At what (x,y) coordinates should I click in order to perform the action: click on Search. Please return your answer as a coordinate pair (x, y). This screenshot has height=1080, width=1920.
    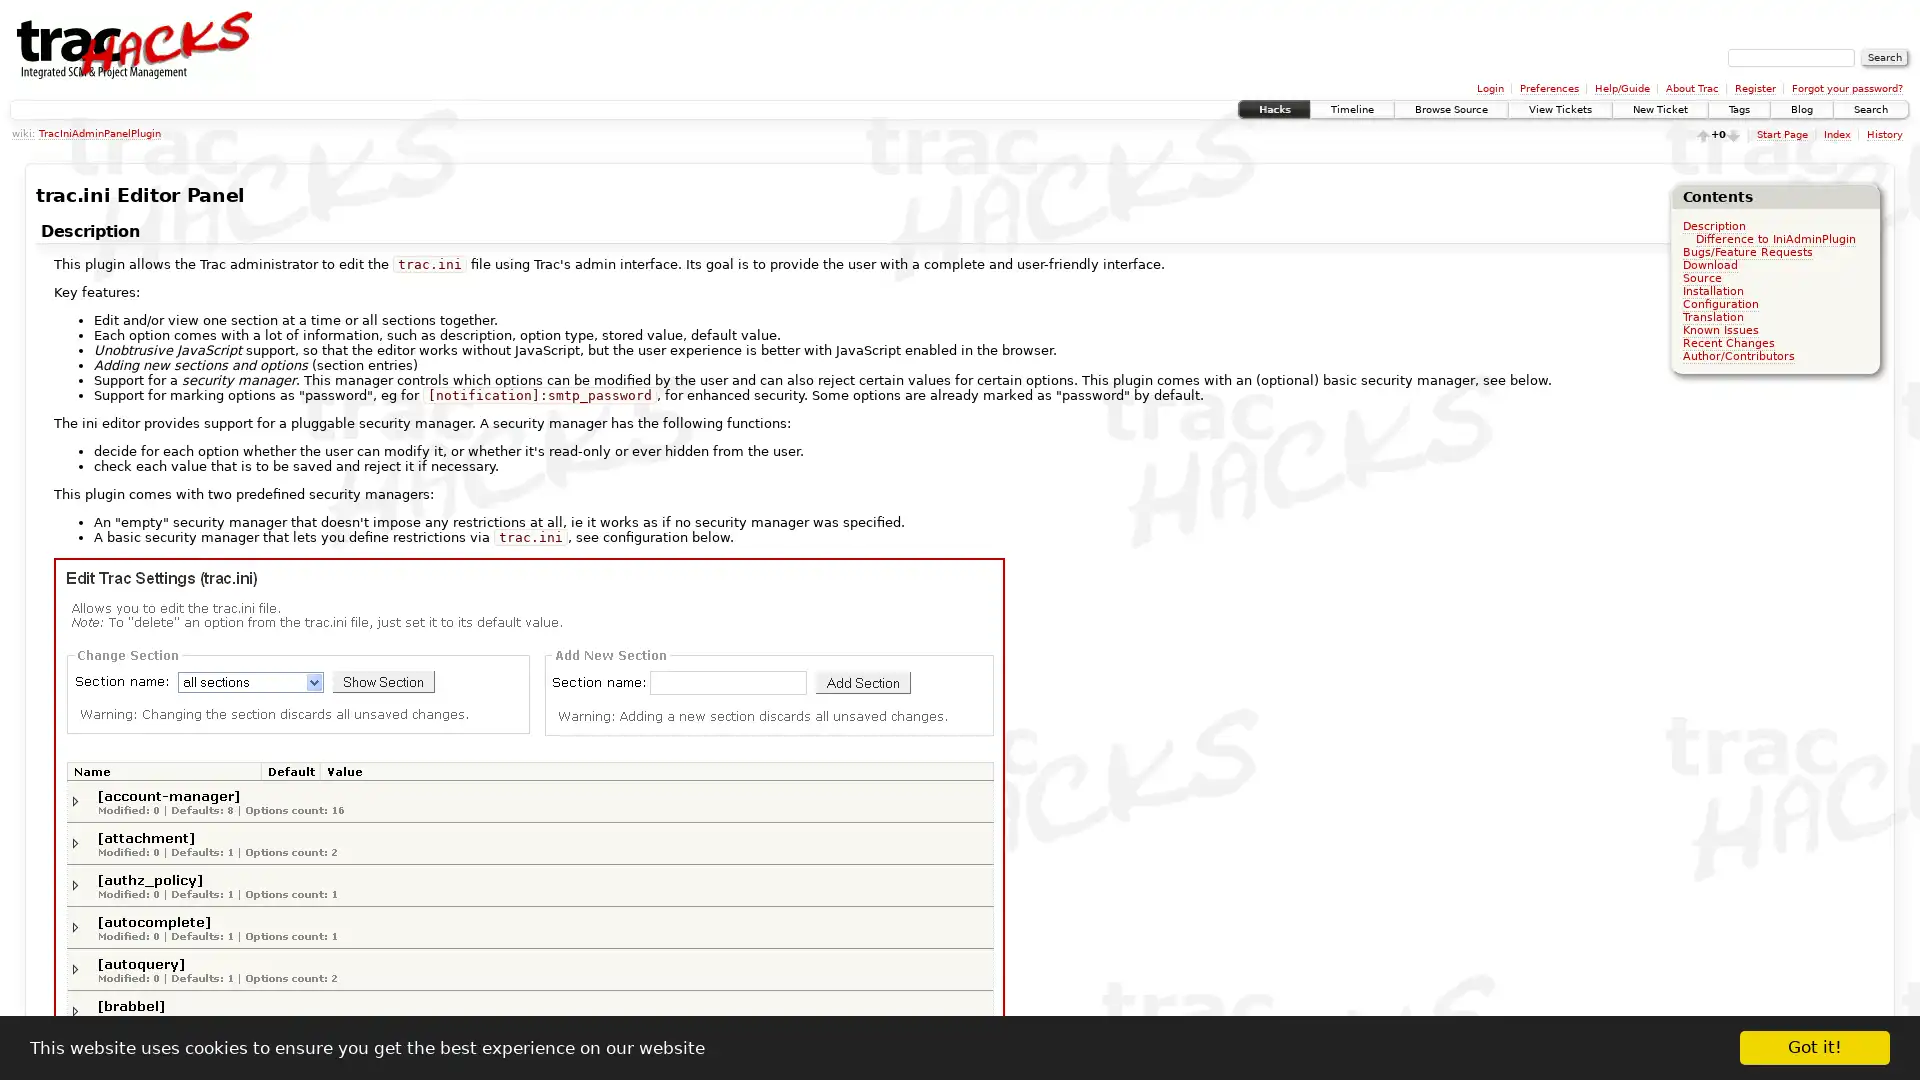
    Looking at the image, I should click on (1884, 56).